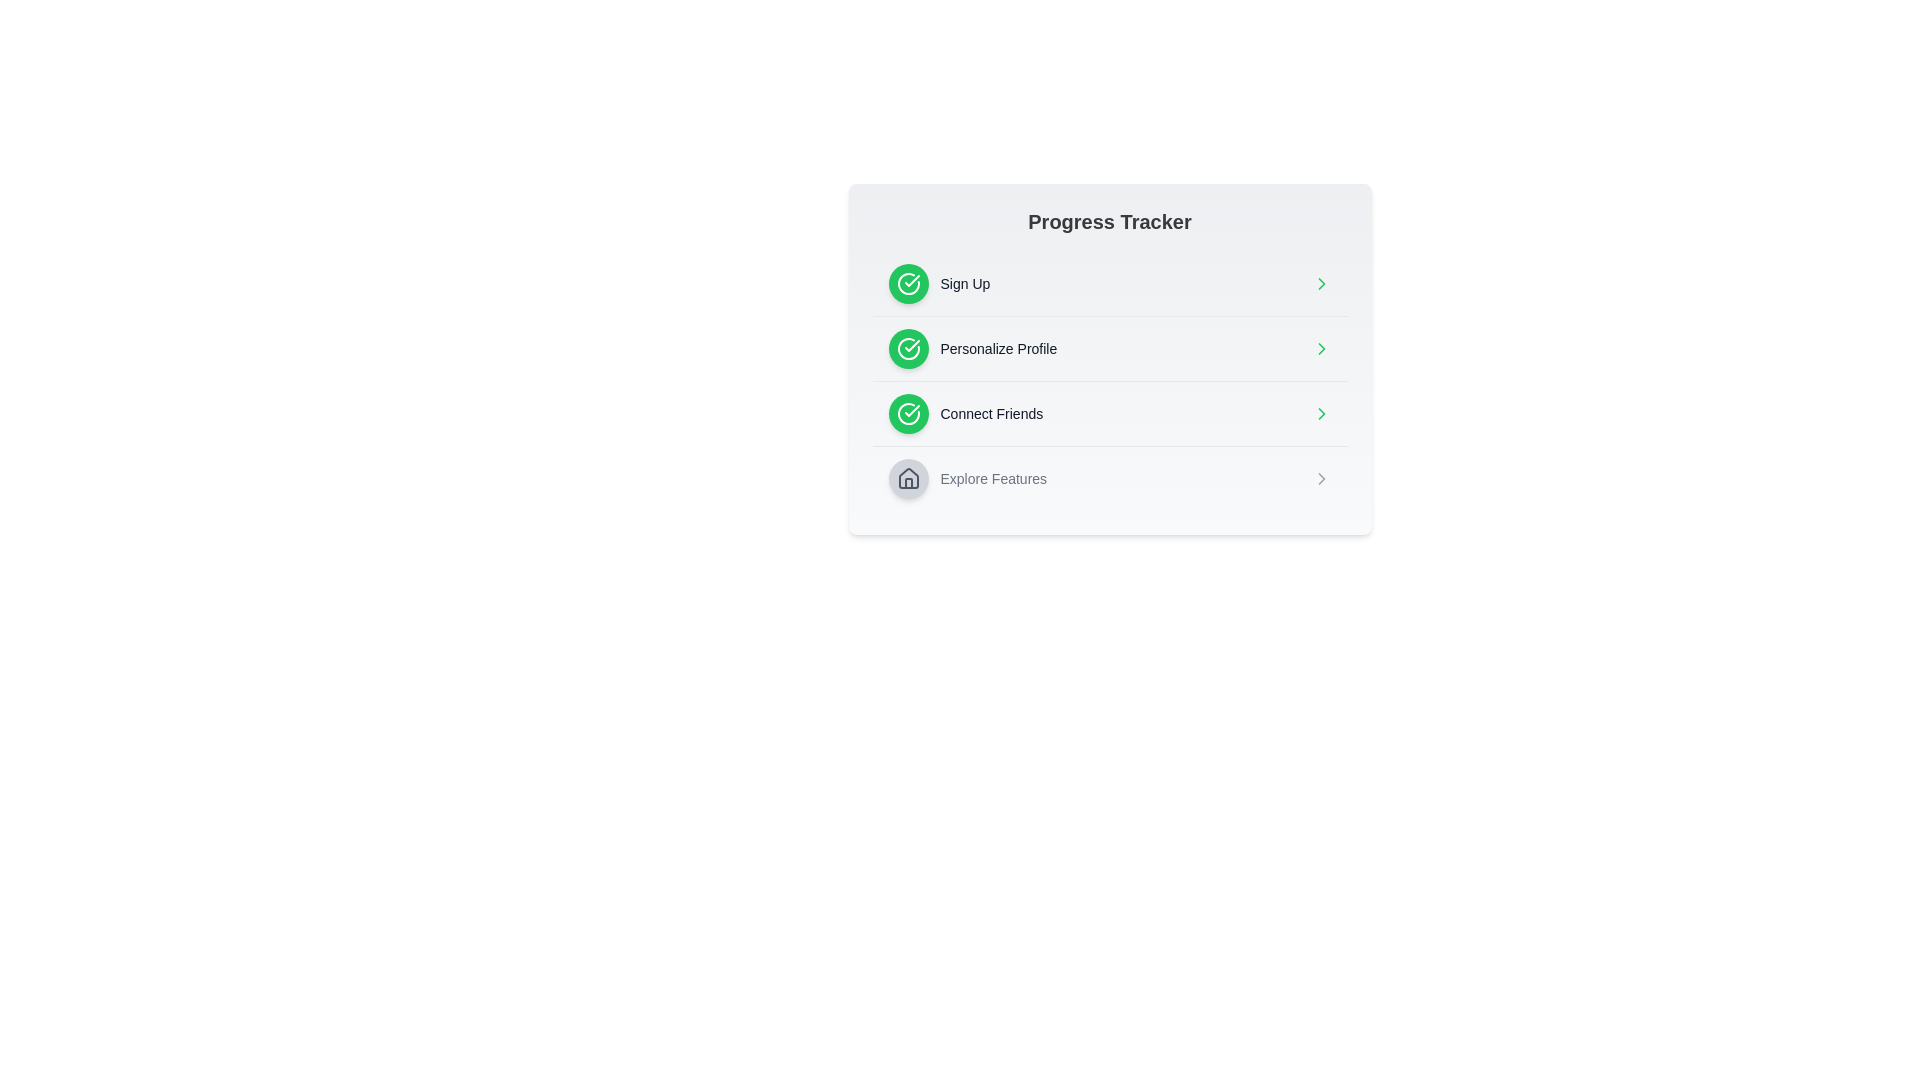  What do you see at coordinates (1321, 347) in the screenshot?
I see `the right-facing green stroke arrow icon located at the far right end of the 'Personalize Profile' row in the progress tracker interface` at bounding box center [1321, 347].